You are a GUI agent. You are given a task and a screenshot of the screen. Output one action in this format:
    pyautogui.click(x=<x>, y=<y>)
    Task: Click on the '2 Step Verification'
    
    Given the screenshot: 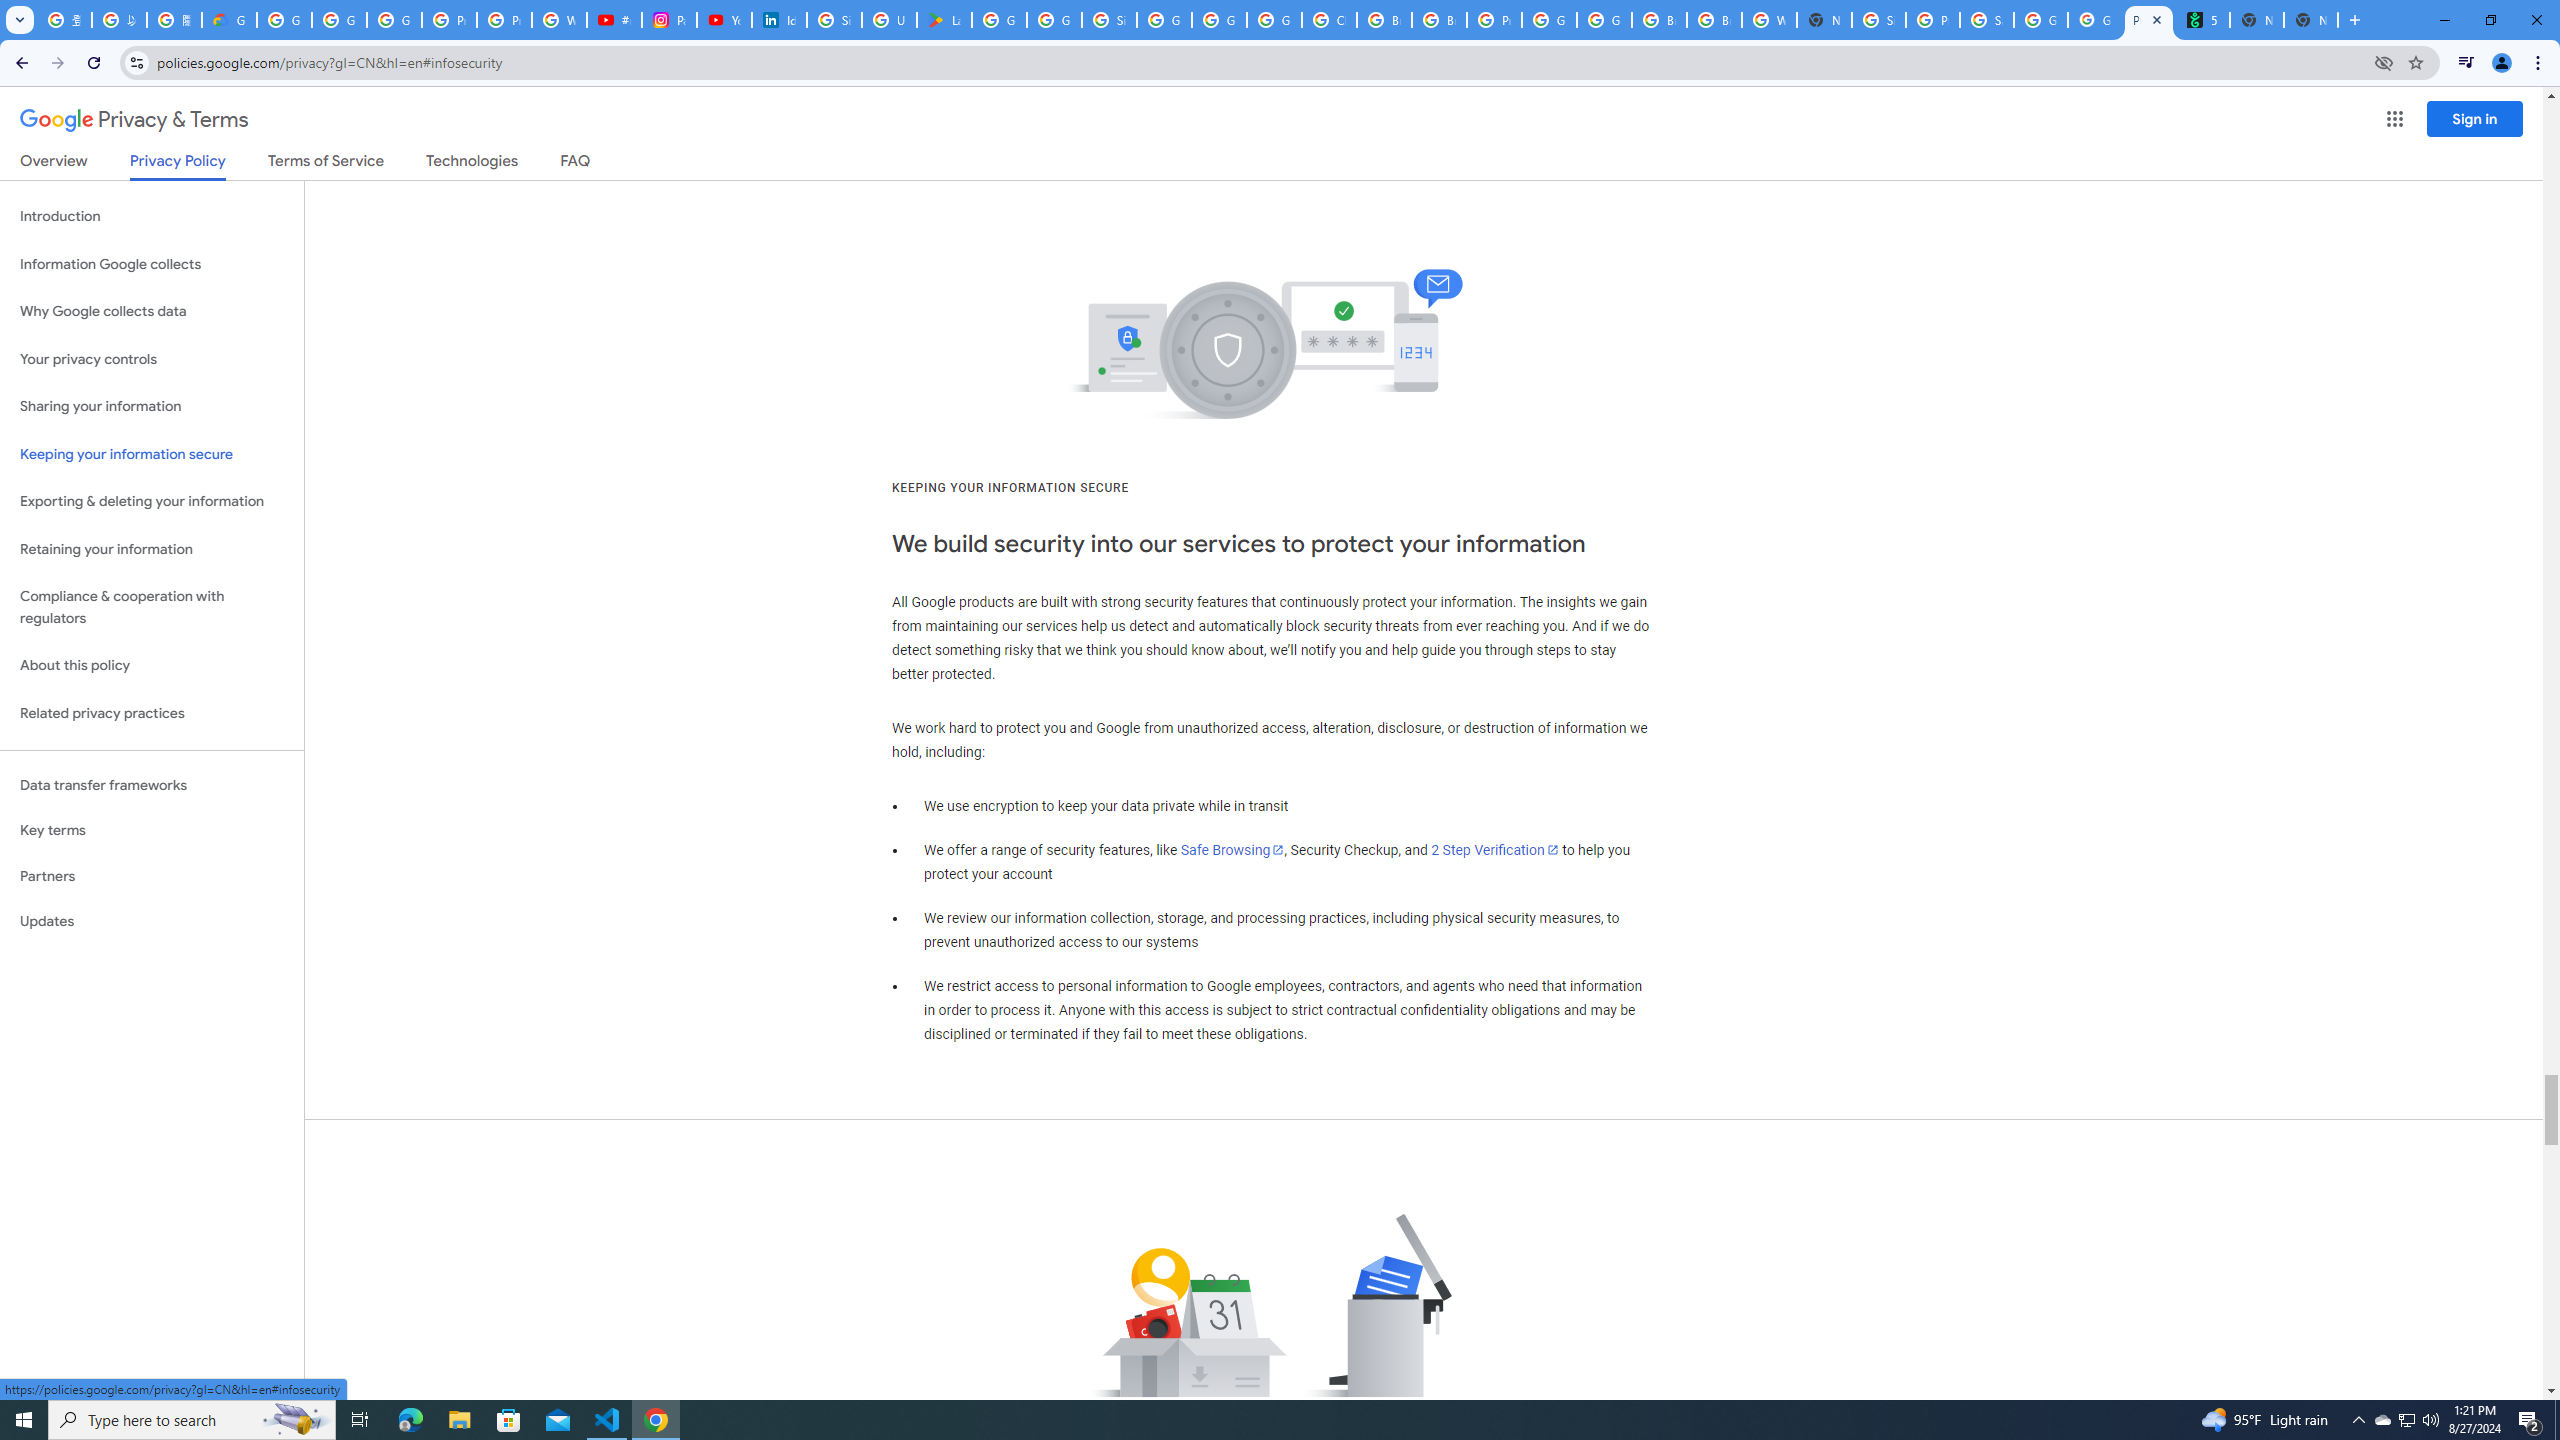 What is the action you would take?
    pyautogui.click(x=1495, y=850)
    